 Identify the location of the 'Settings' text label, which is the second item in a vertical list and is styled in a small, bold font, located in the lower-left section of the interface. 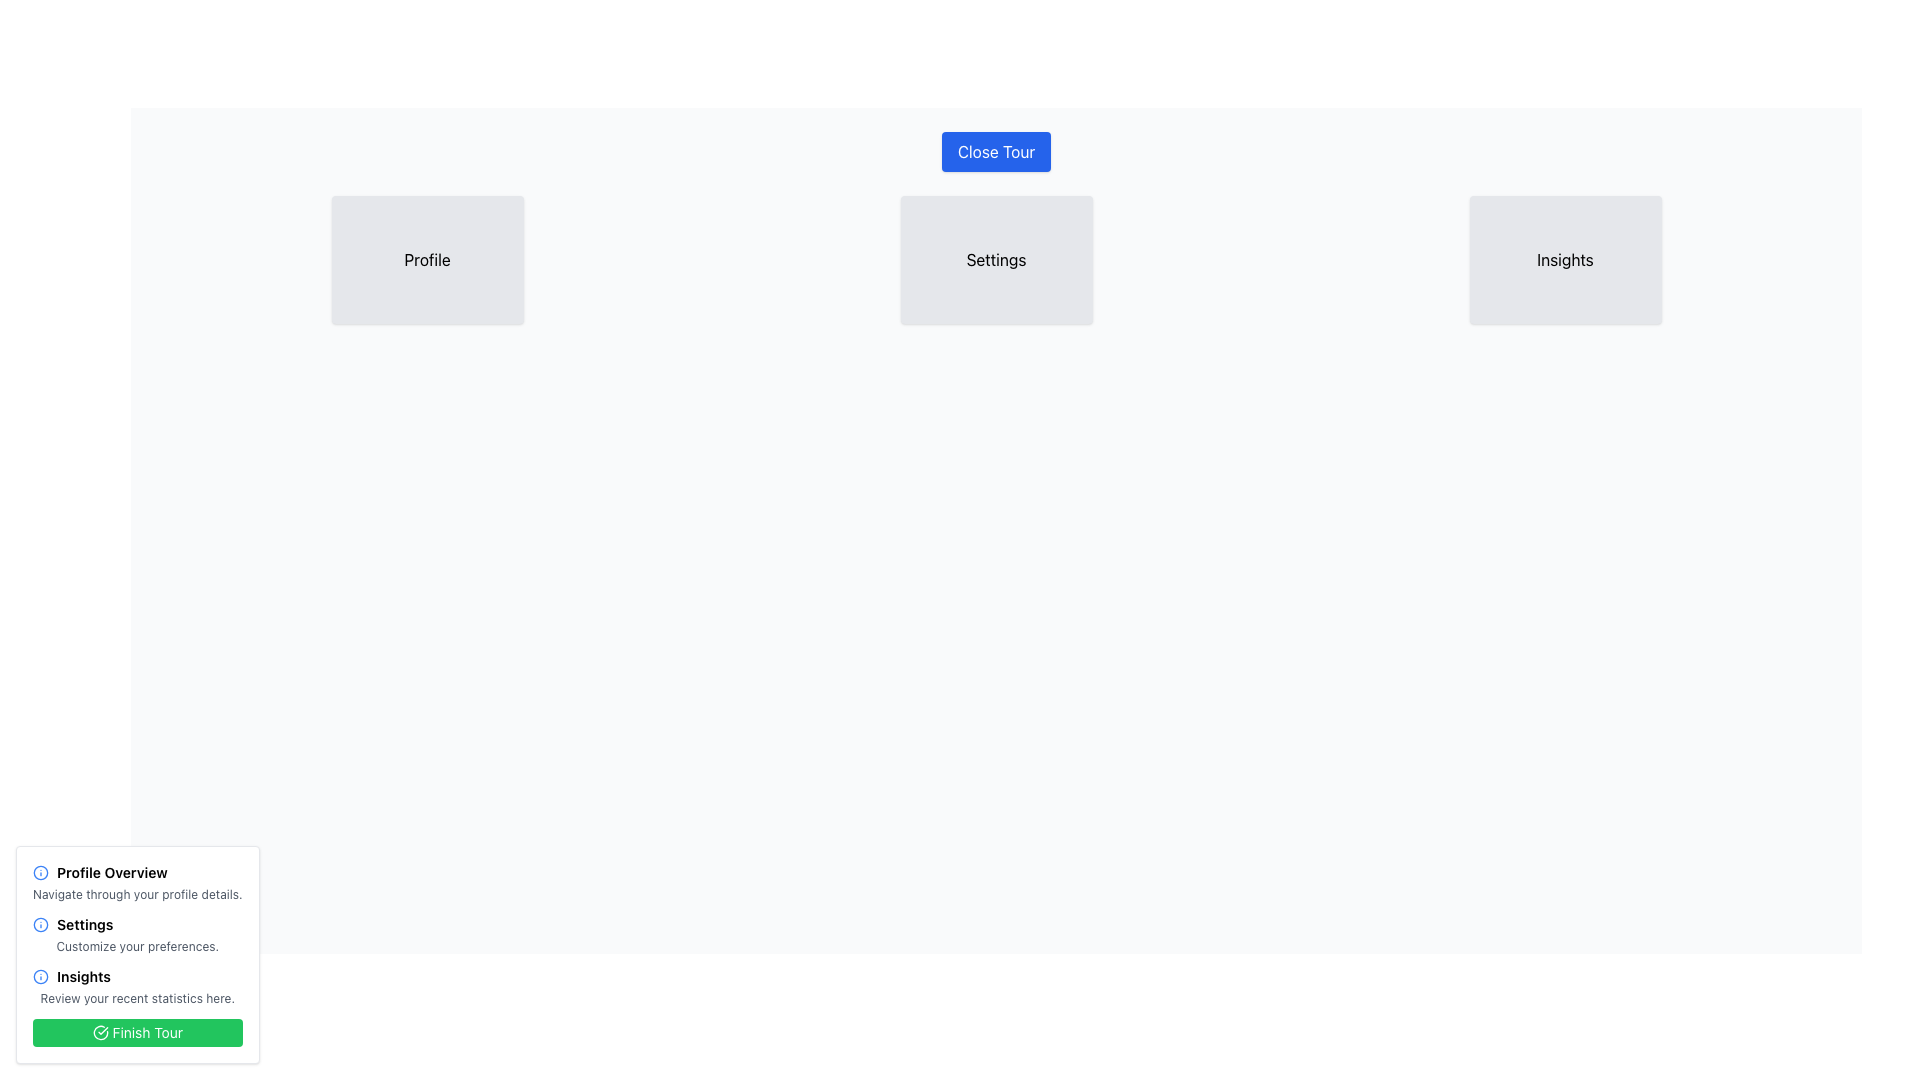
(84, 925).